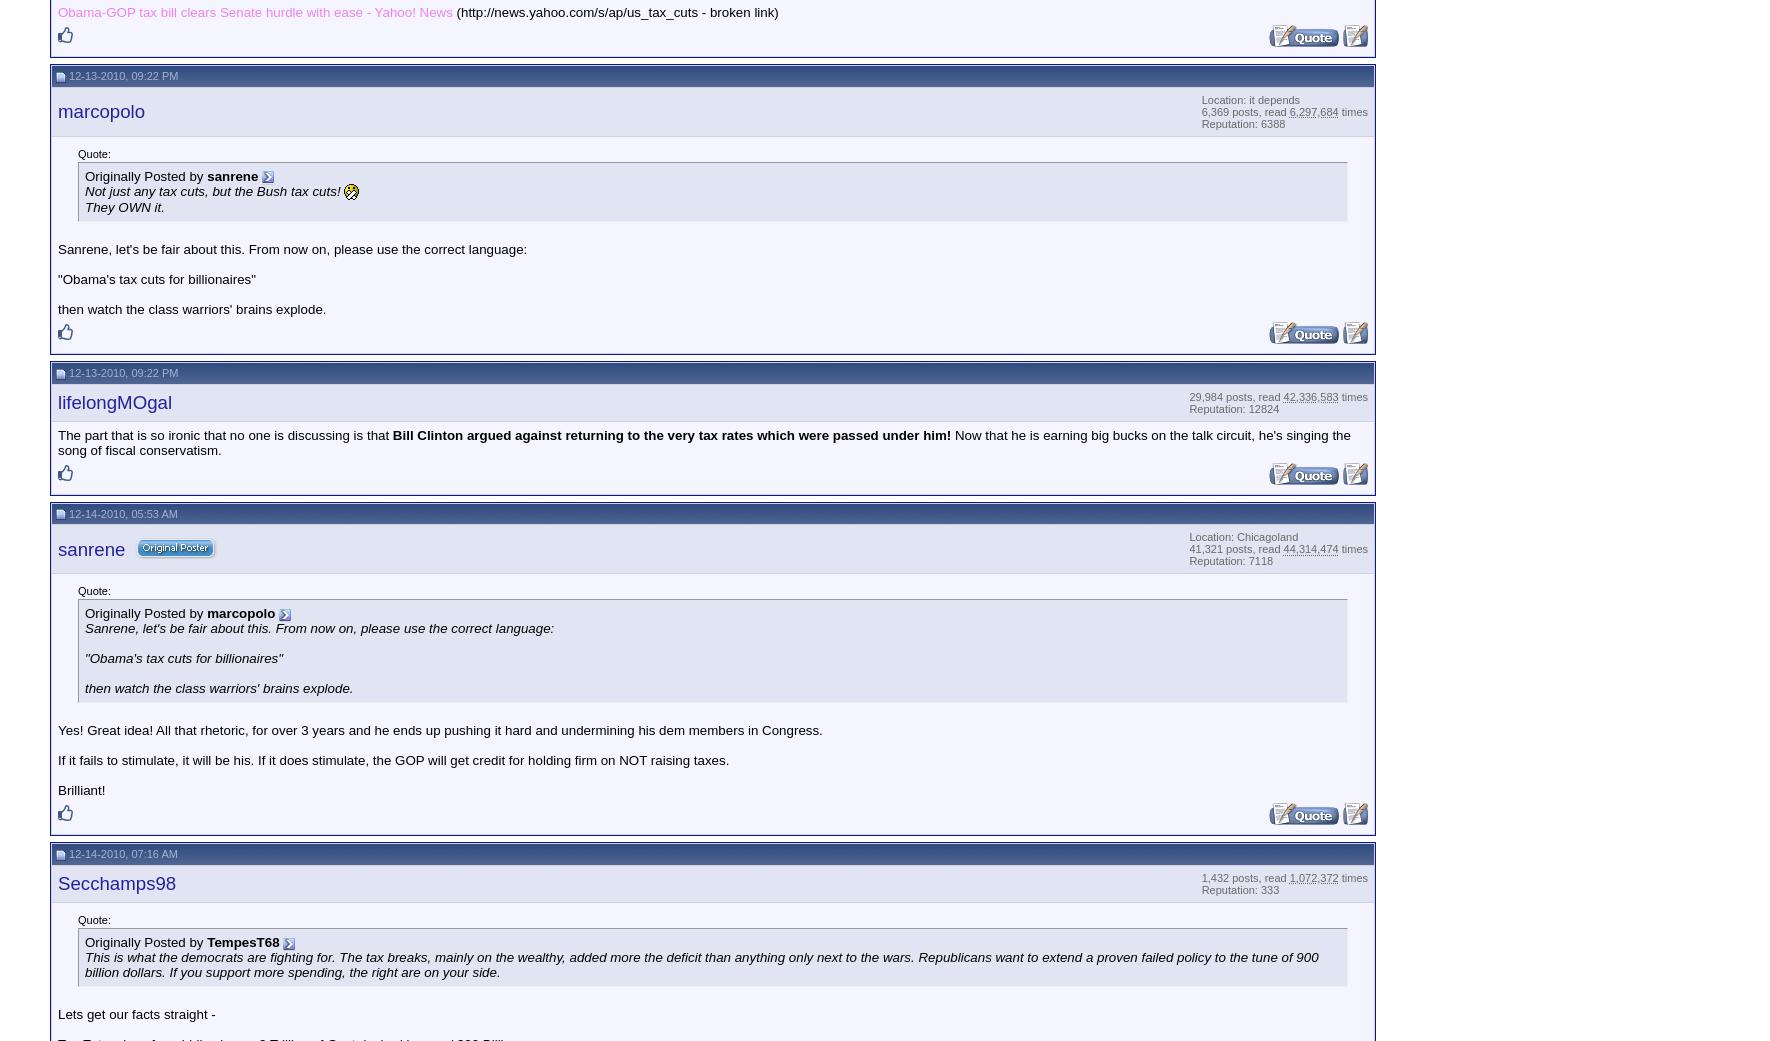  What do you see at coordinates (1234, 549) in the screenshot?
I see `'41,321 posts, read'` at bounding box center [1234, 549].